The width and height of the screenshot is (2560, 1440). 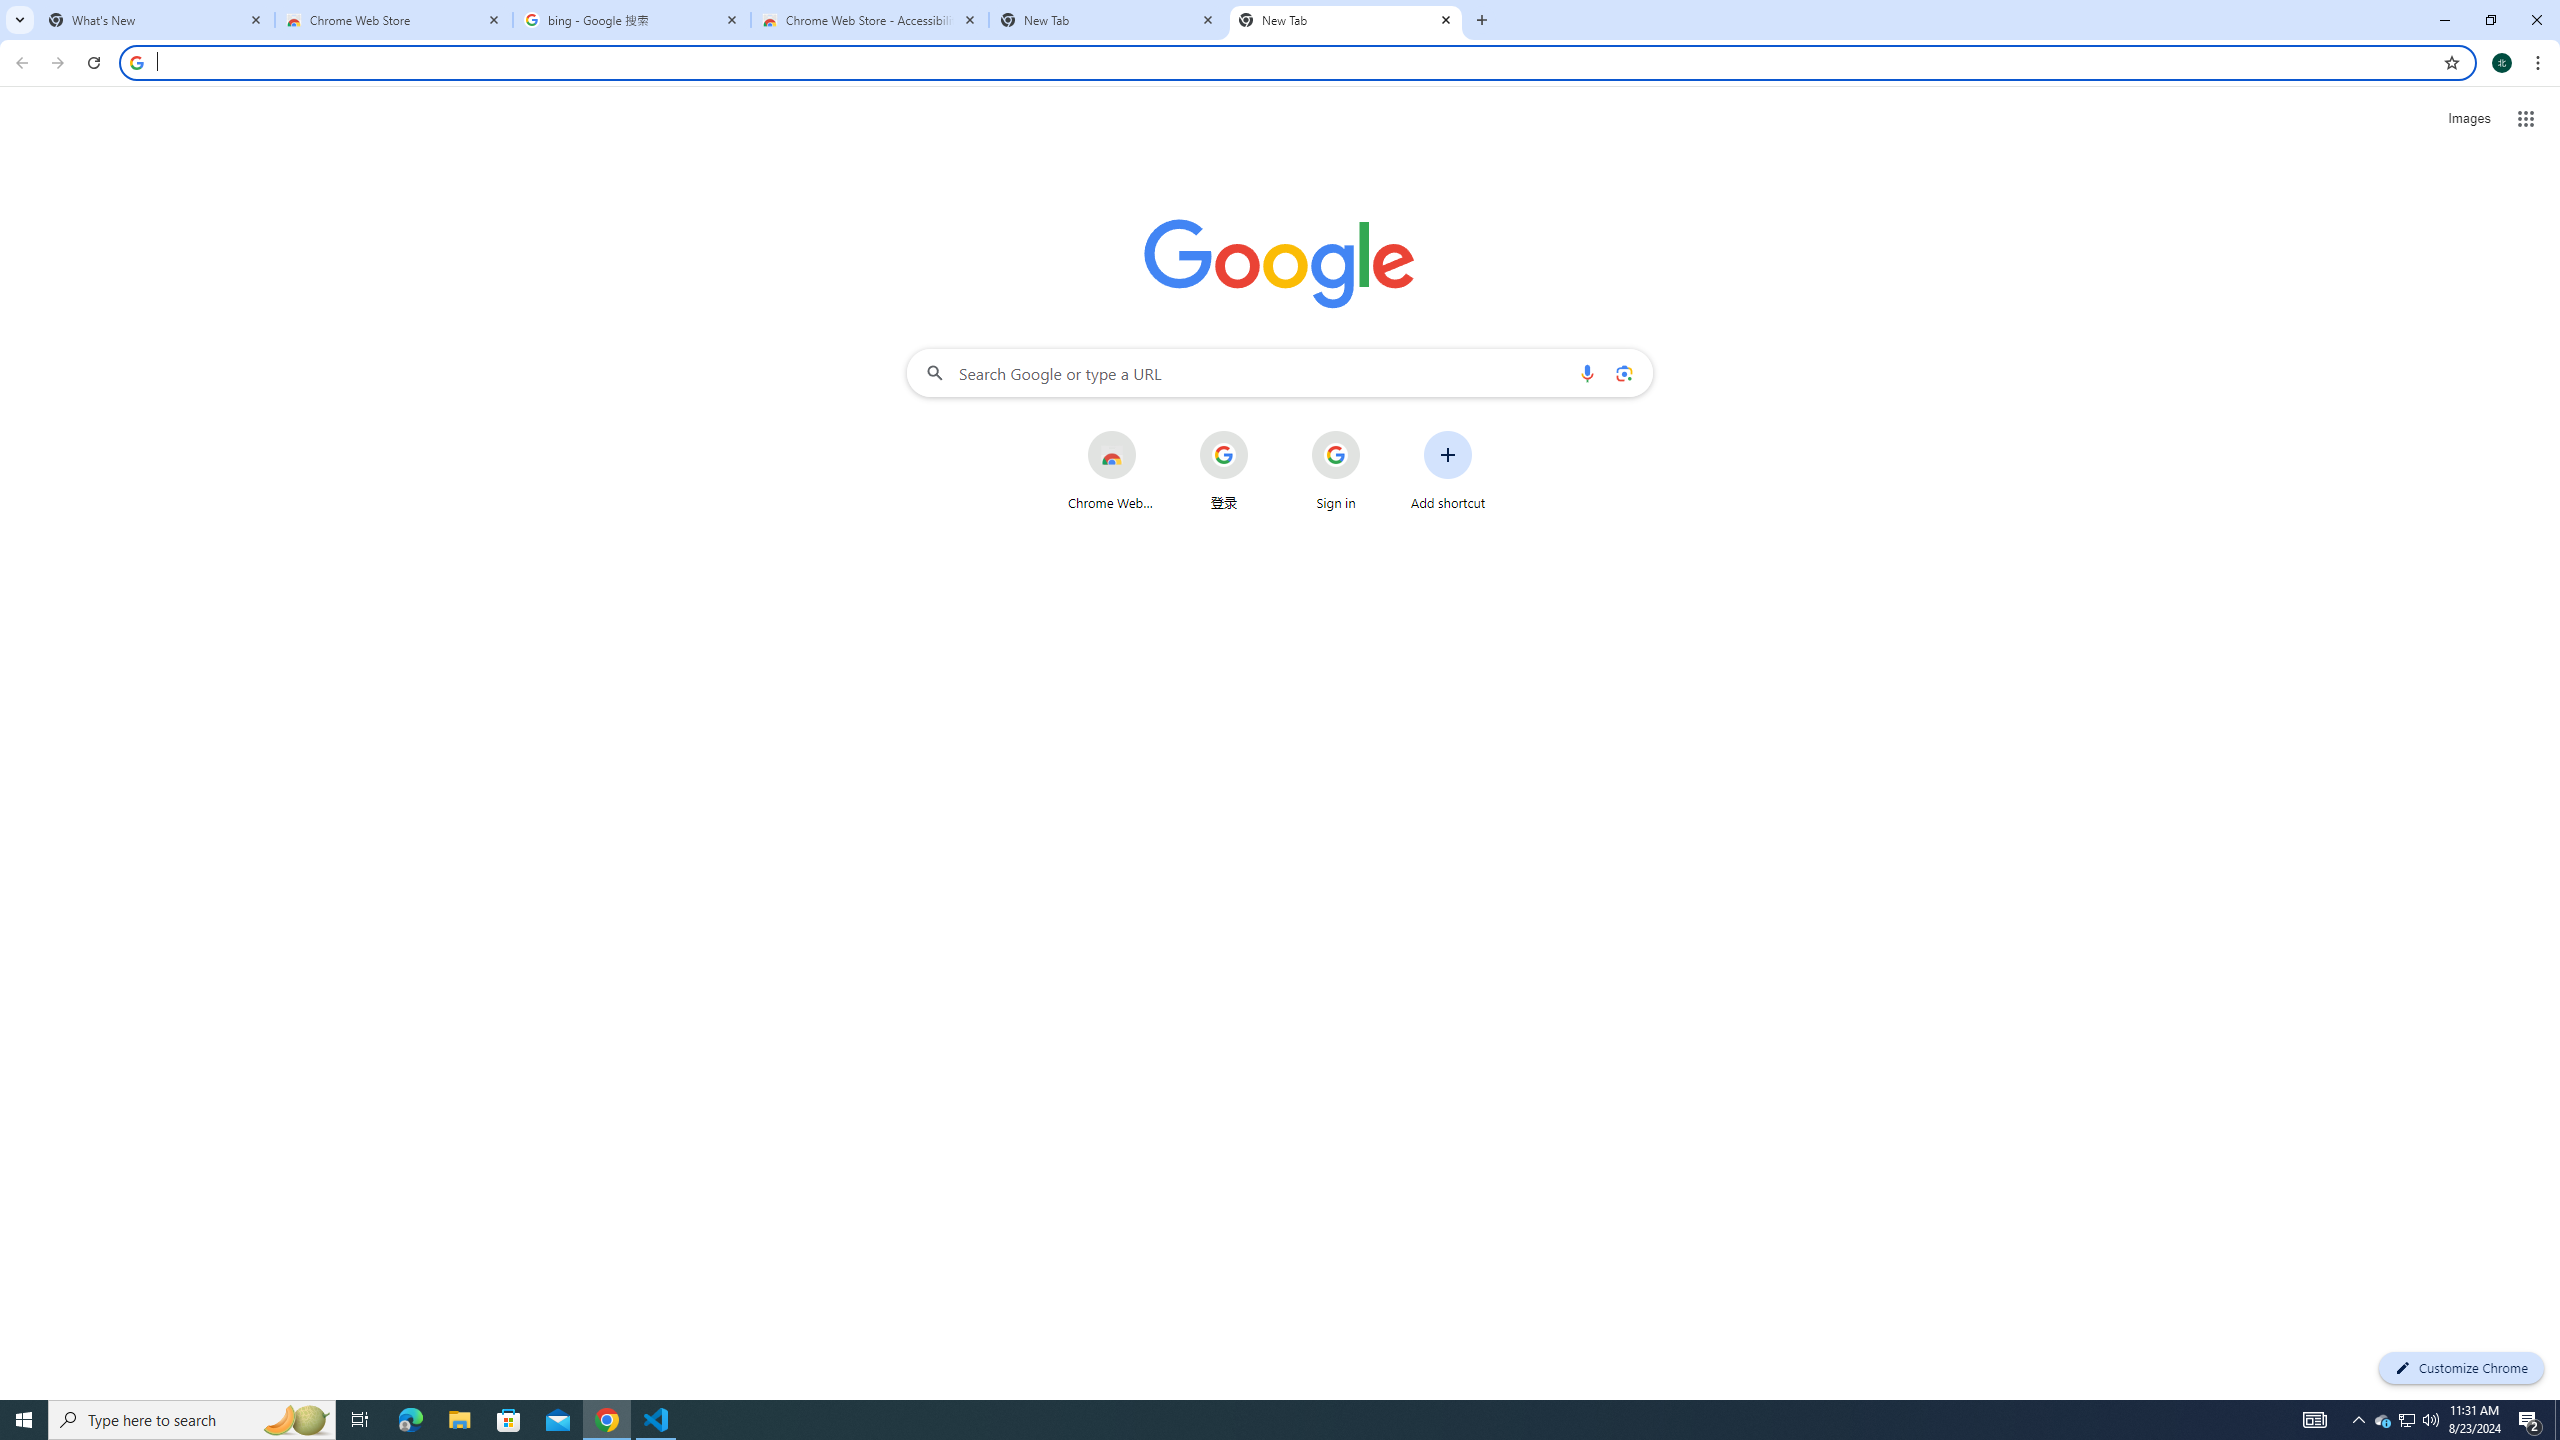 What do you see at coordinates (2539, 62) in the screenshot?
I see `'Chrome'` at bounding box center [2539, 62].